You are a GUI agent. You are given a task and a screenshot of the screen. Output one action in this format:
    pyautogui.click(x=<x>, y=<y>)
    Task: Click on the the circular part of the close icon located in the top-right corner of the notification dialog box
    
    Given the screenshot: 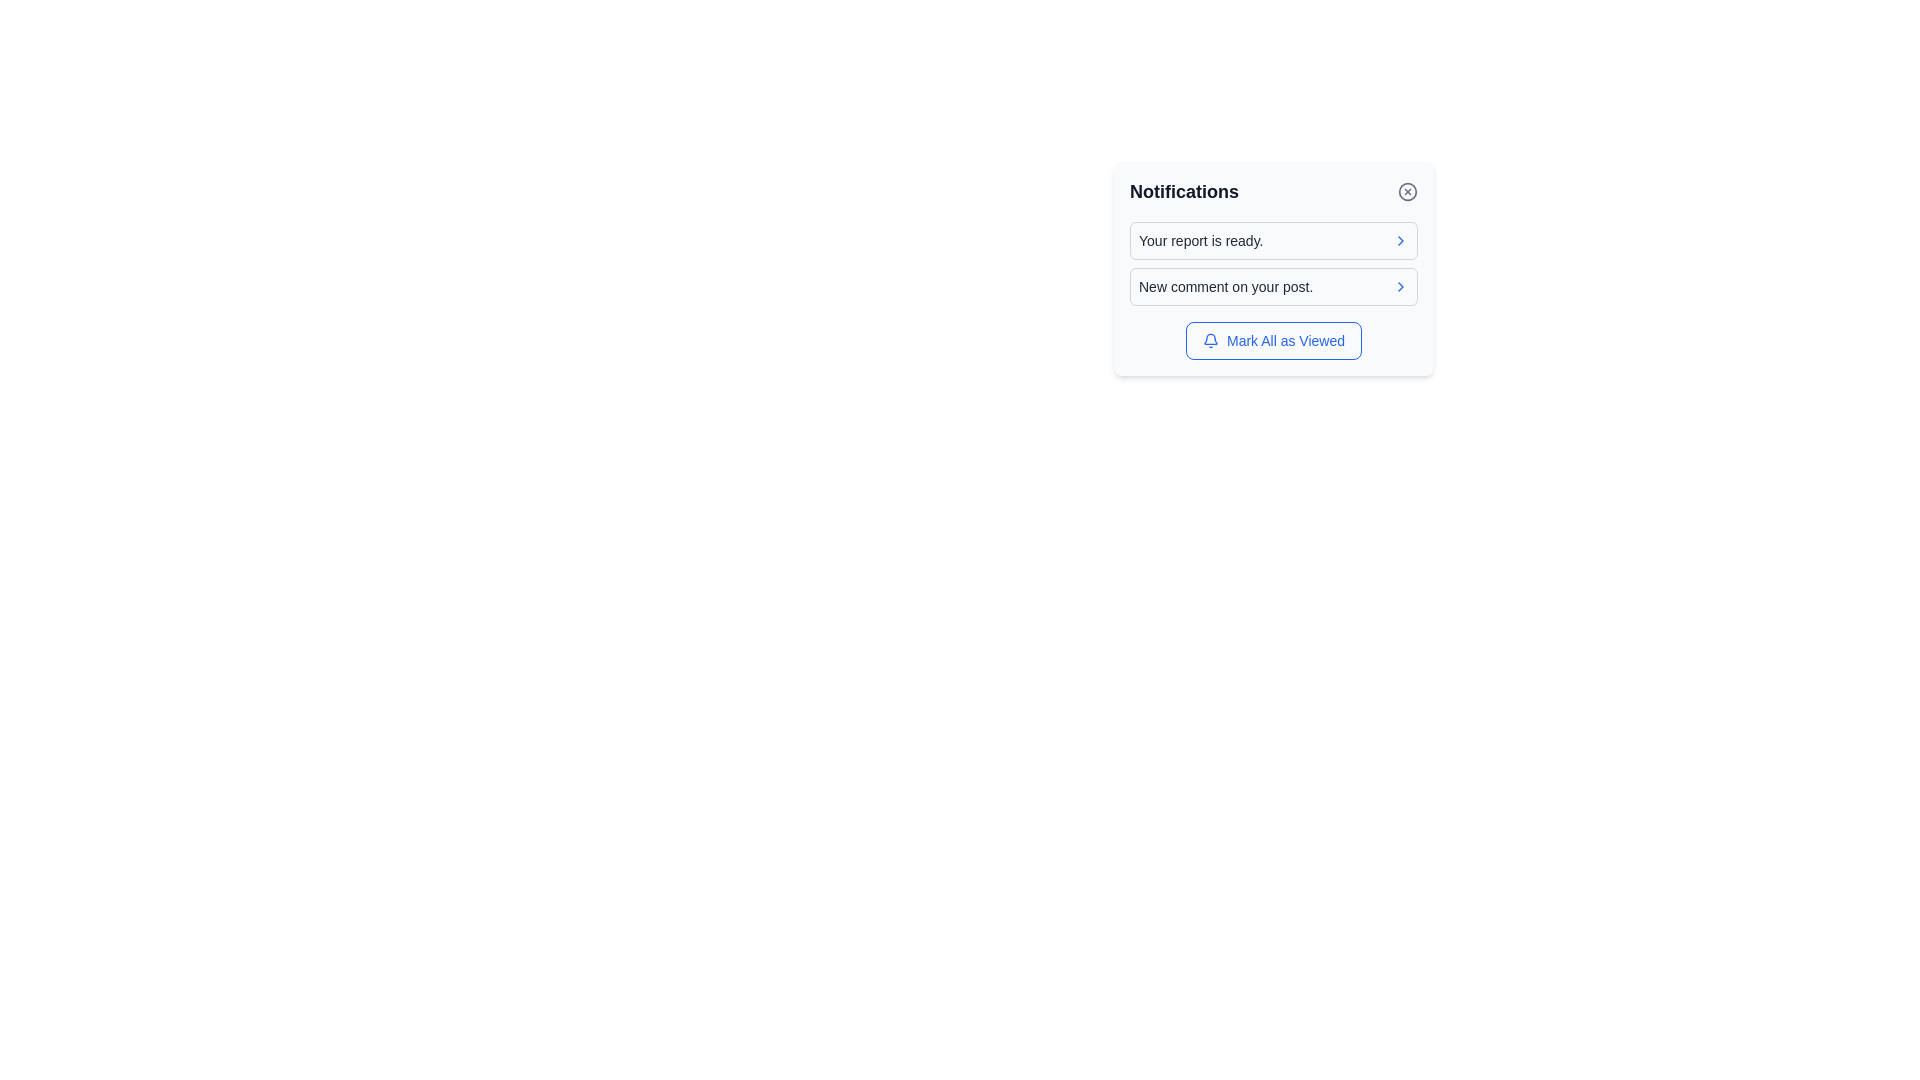 What is the action you would take?
    pyautogui.click(x=1406, y=192)
    